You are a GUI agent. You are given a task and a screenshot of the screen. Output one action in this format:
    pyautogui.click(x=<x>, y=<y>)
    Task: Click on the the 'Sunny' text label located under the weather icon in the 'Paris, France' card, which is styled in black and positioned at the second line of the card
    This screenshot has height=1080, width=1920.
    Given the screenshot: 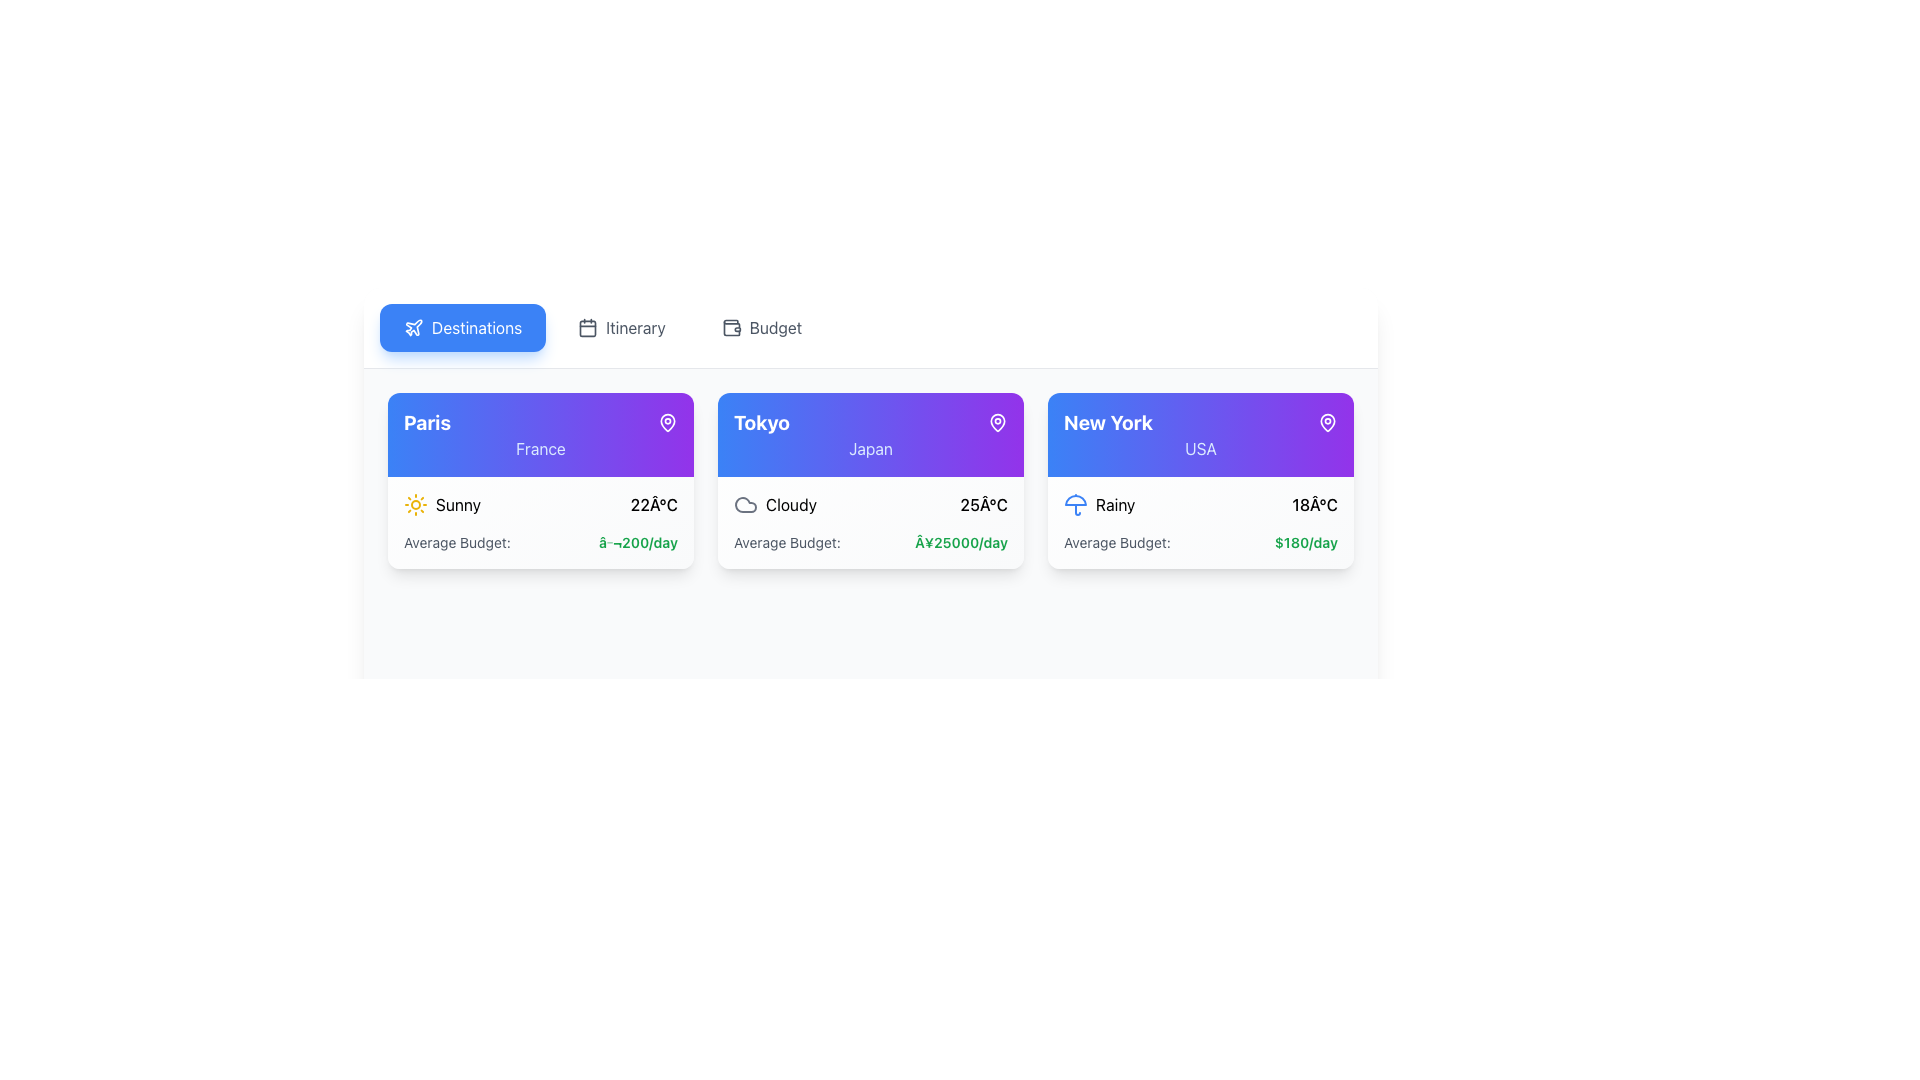 What is the action you would take?
    pyautogui.click(x=457, y=504)
    